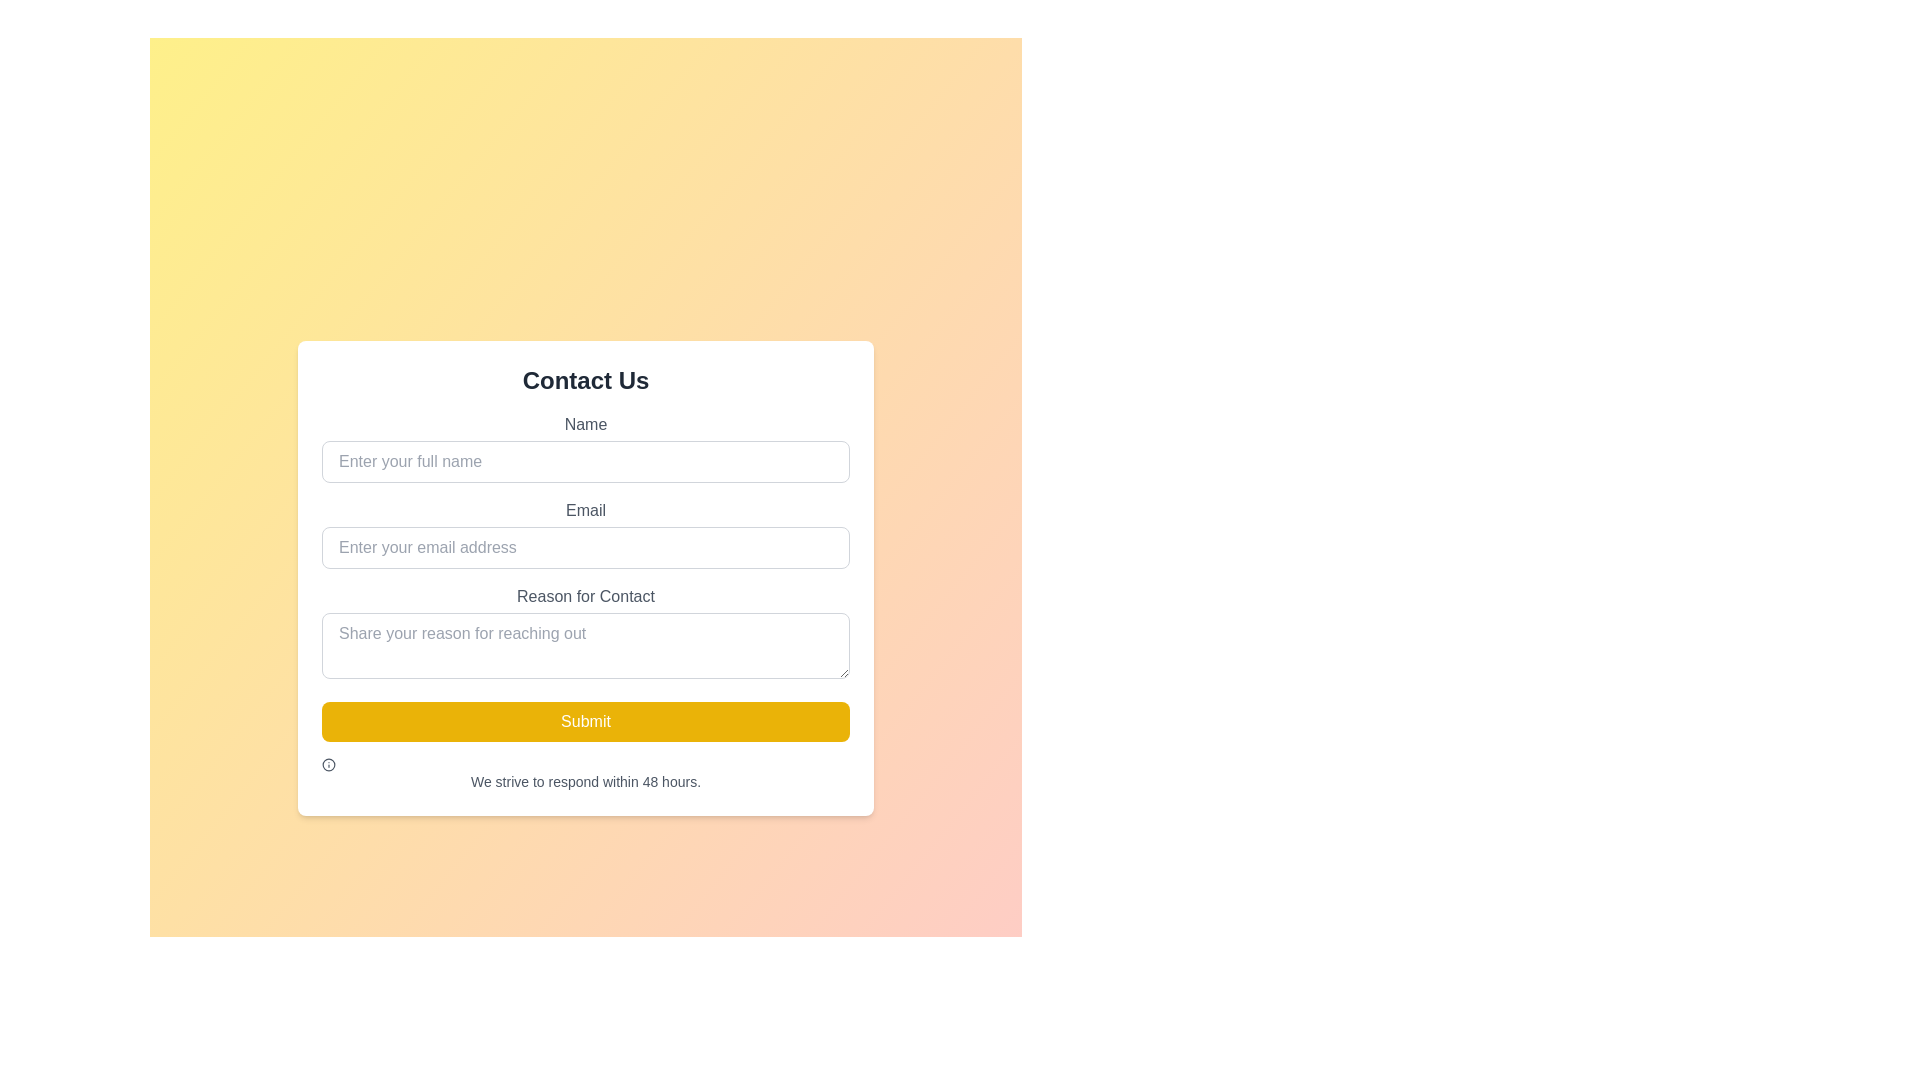 Image resolution: width=1920 pixels, height=1080 pixels. Describe the element at coordinates (584, 595) in the screenshot. I see `the 'Reason for Contact' text label, which is styled with a medium font weight and light gray color, positioned above the input field for sharing the reason for reaching out` at that location.